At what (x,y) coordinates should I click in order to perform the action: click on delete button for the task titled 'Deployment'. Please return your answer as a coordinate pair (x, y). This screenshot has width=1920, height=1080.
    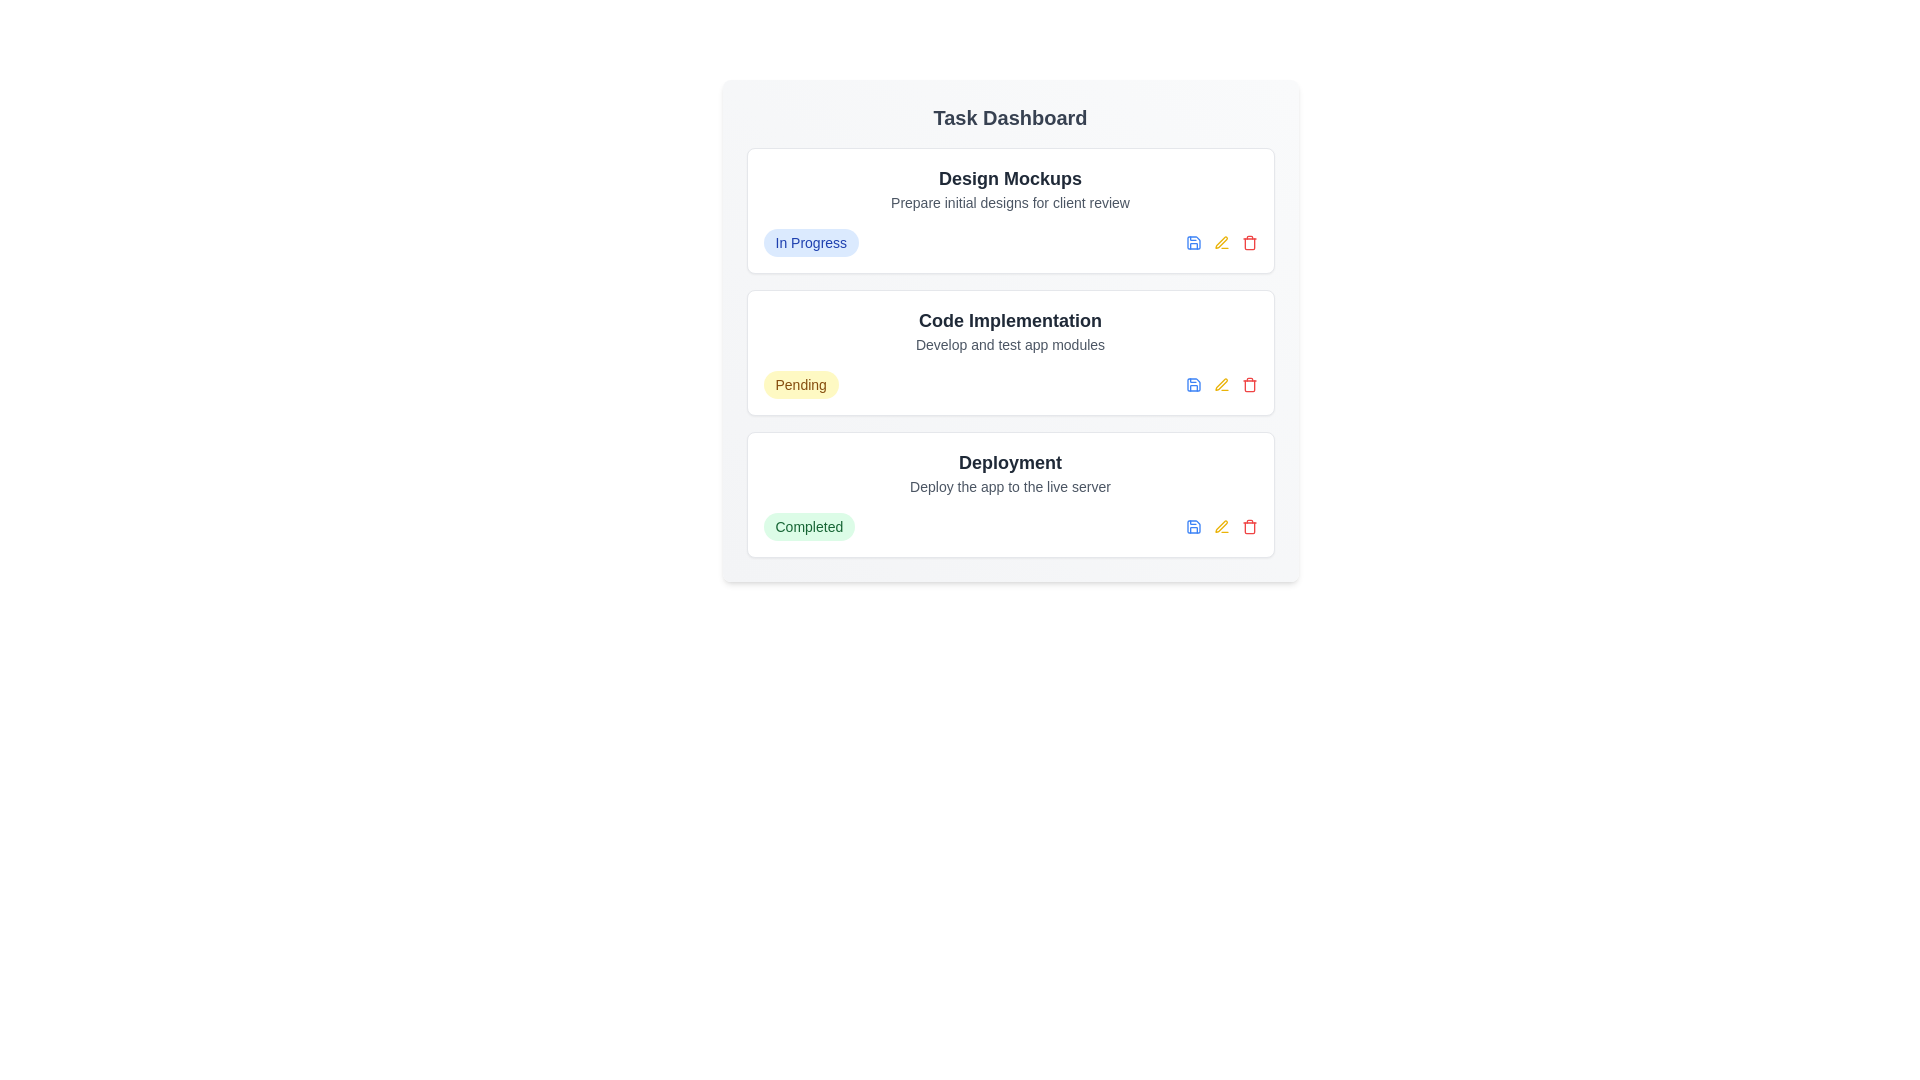
    Looking at the image, I should click on (1248, 526).